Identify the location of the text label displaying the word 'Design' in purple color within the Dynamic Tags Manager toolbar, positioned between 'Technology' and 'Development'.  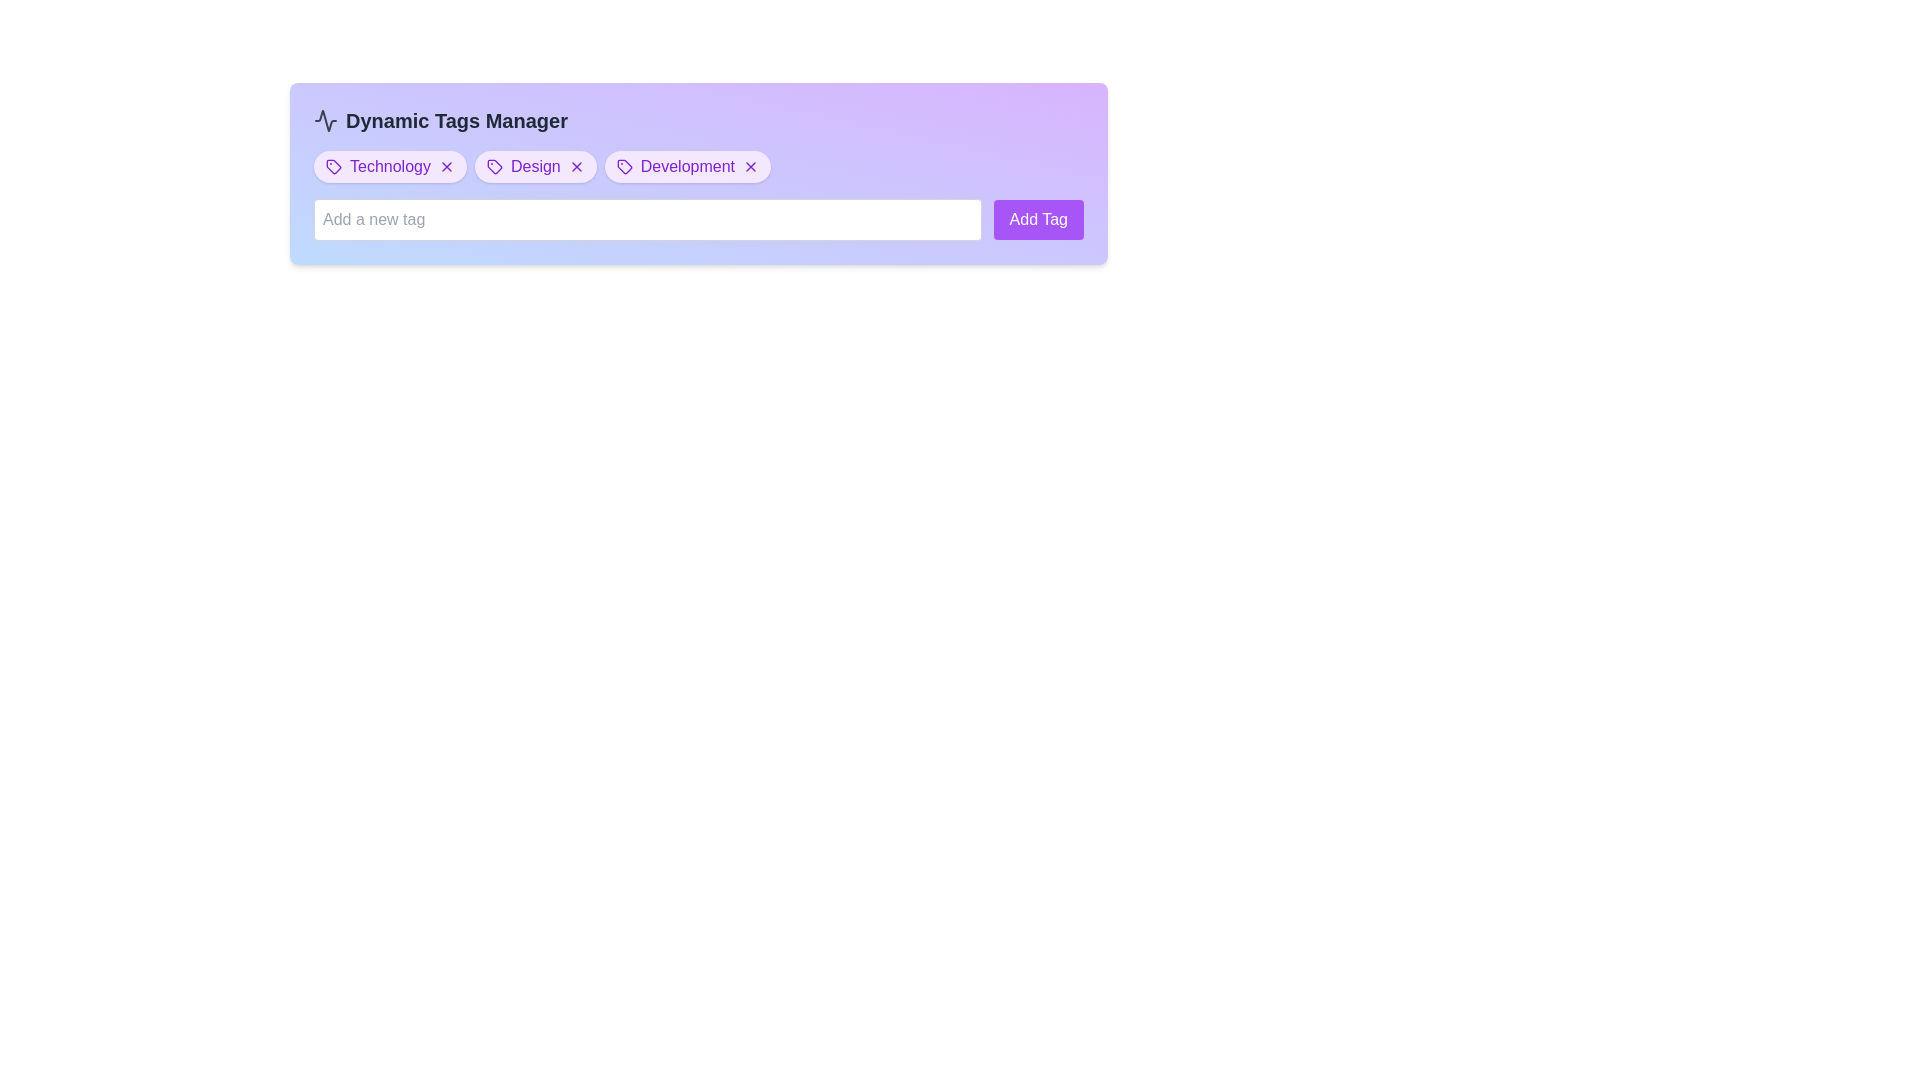
(535, 165).